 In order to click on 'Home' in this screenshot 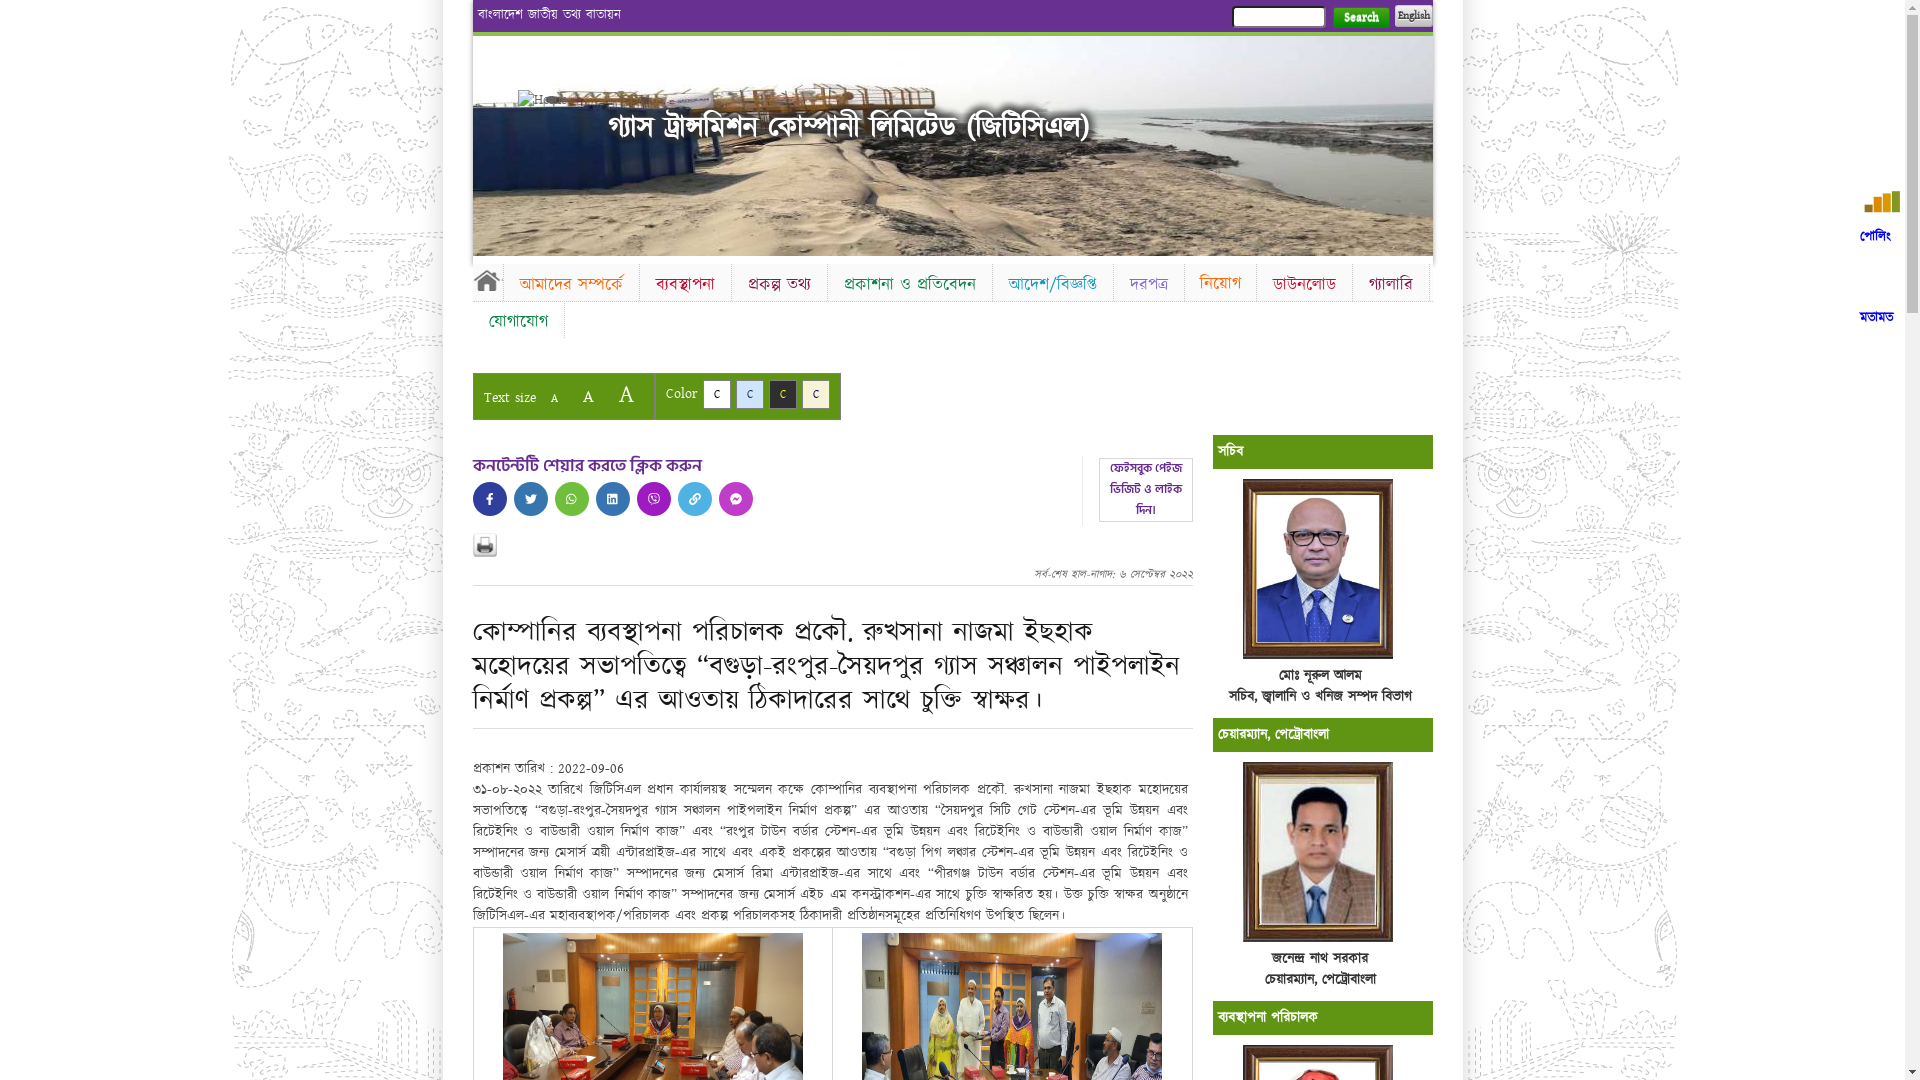, I will do `click(552, 100)`.